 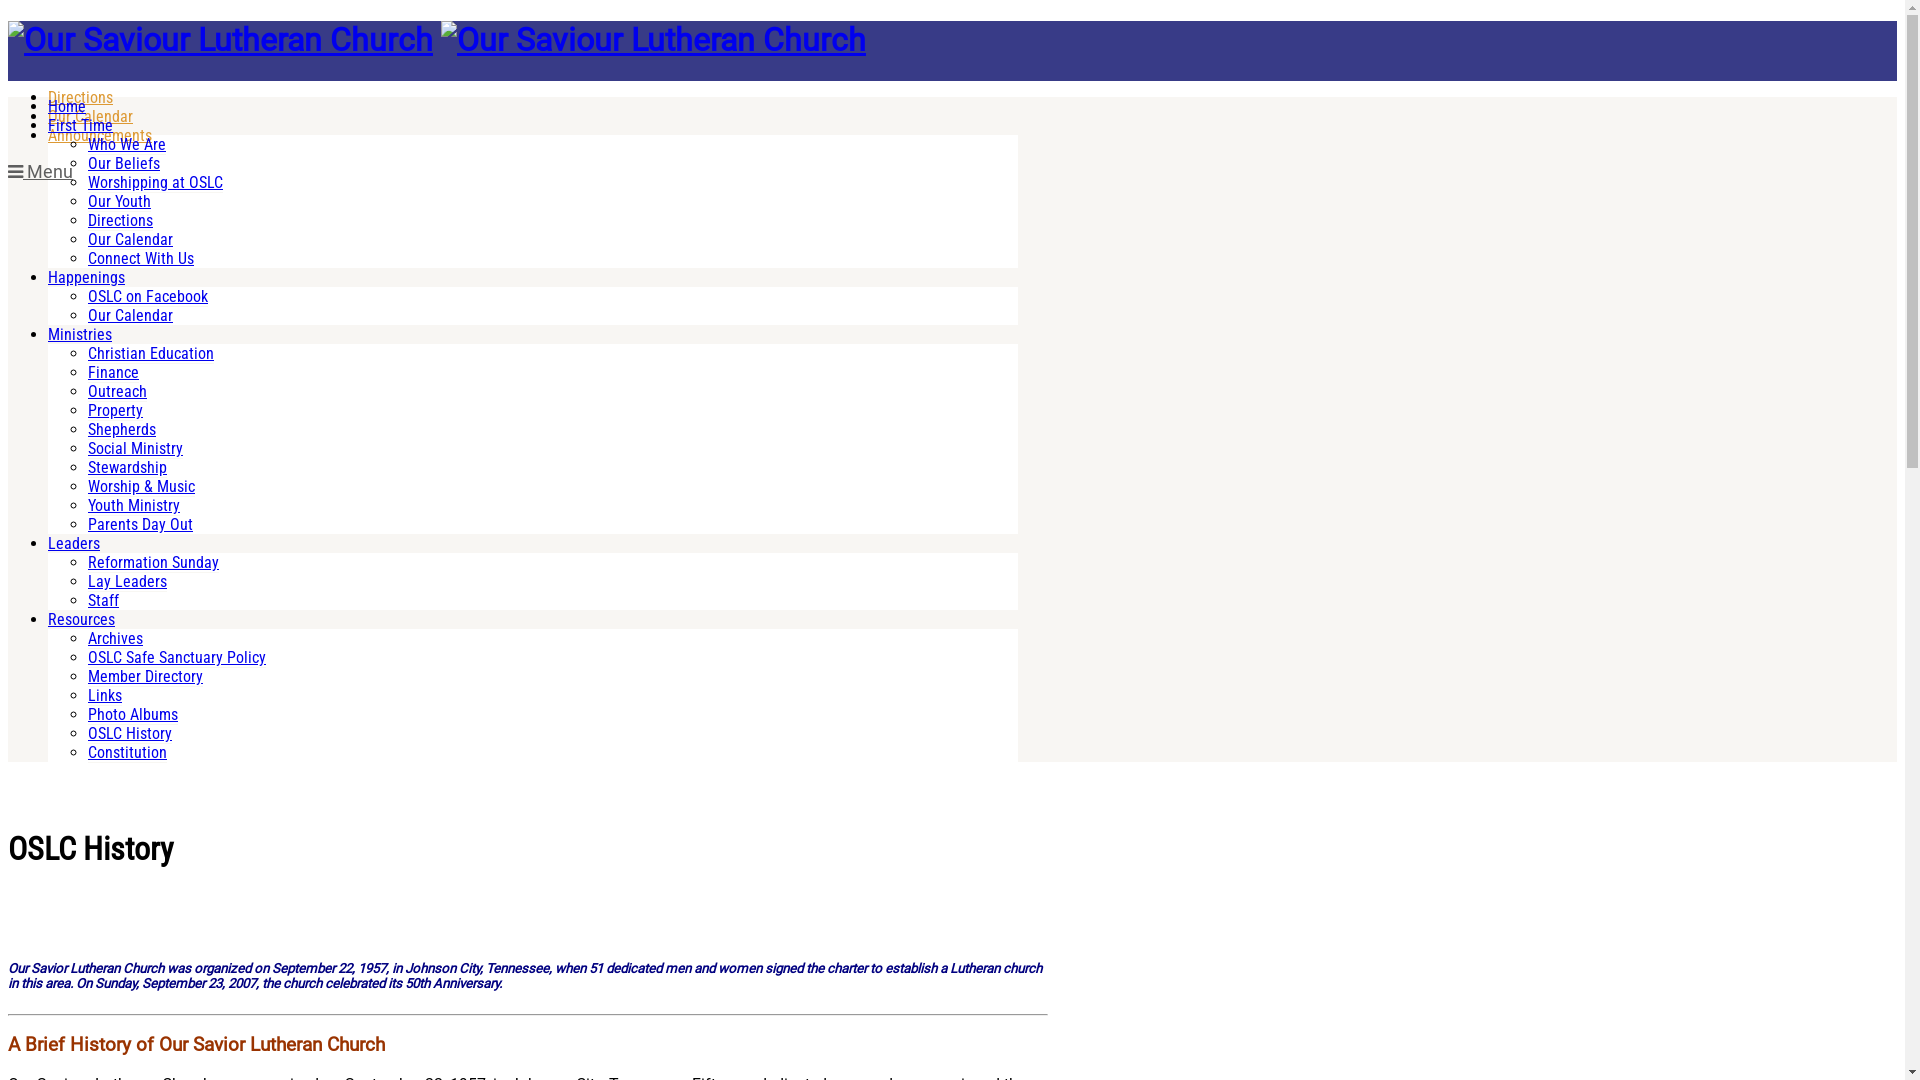 I want to click on 'Stewardship', so click(x=126, y=467).